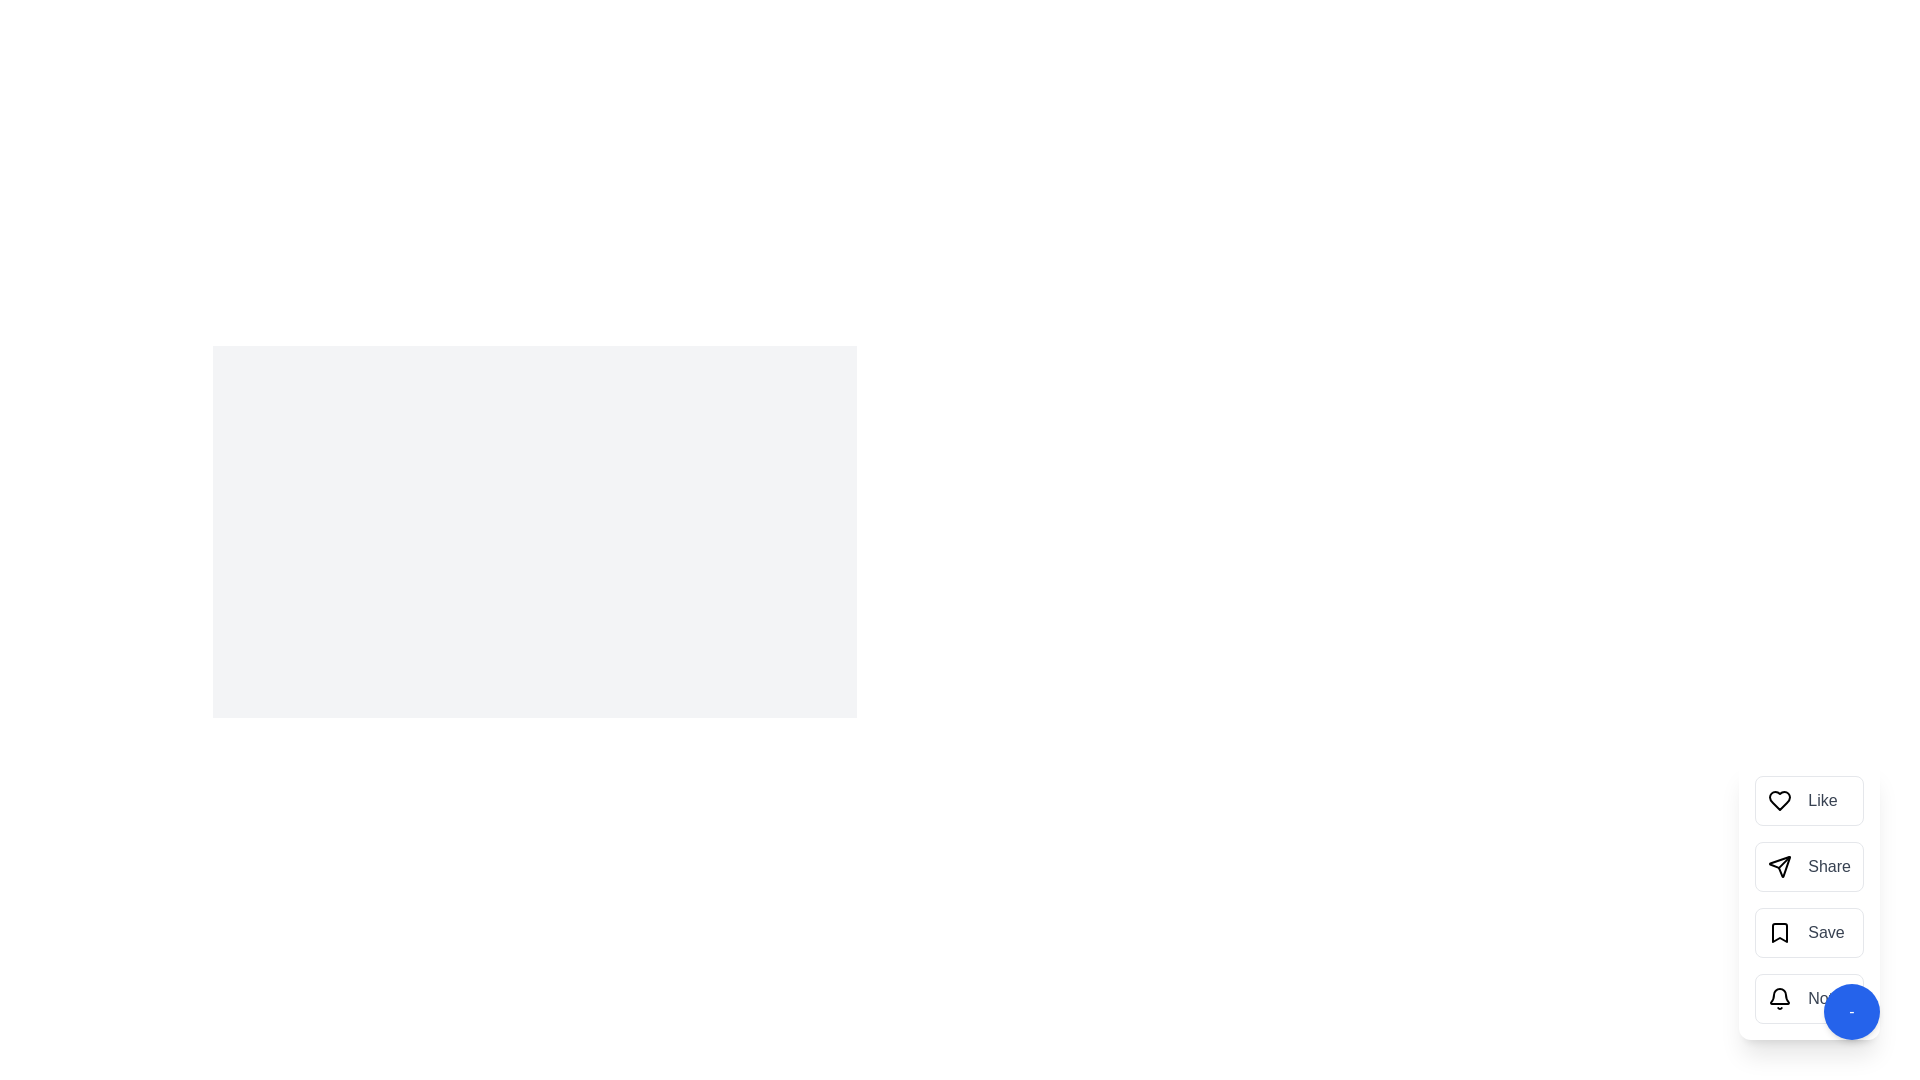  I want to click on the bookmark icon, which is the third button in the vertical list of buttons located at the bottom-right corner of the interface, so click(1780, 933).